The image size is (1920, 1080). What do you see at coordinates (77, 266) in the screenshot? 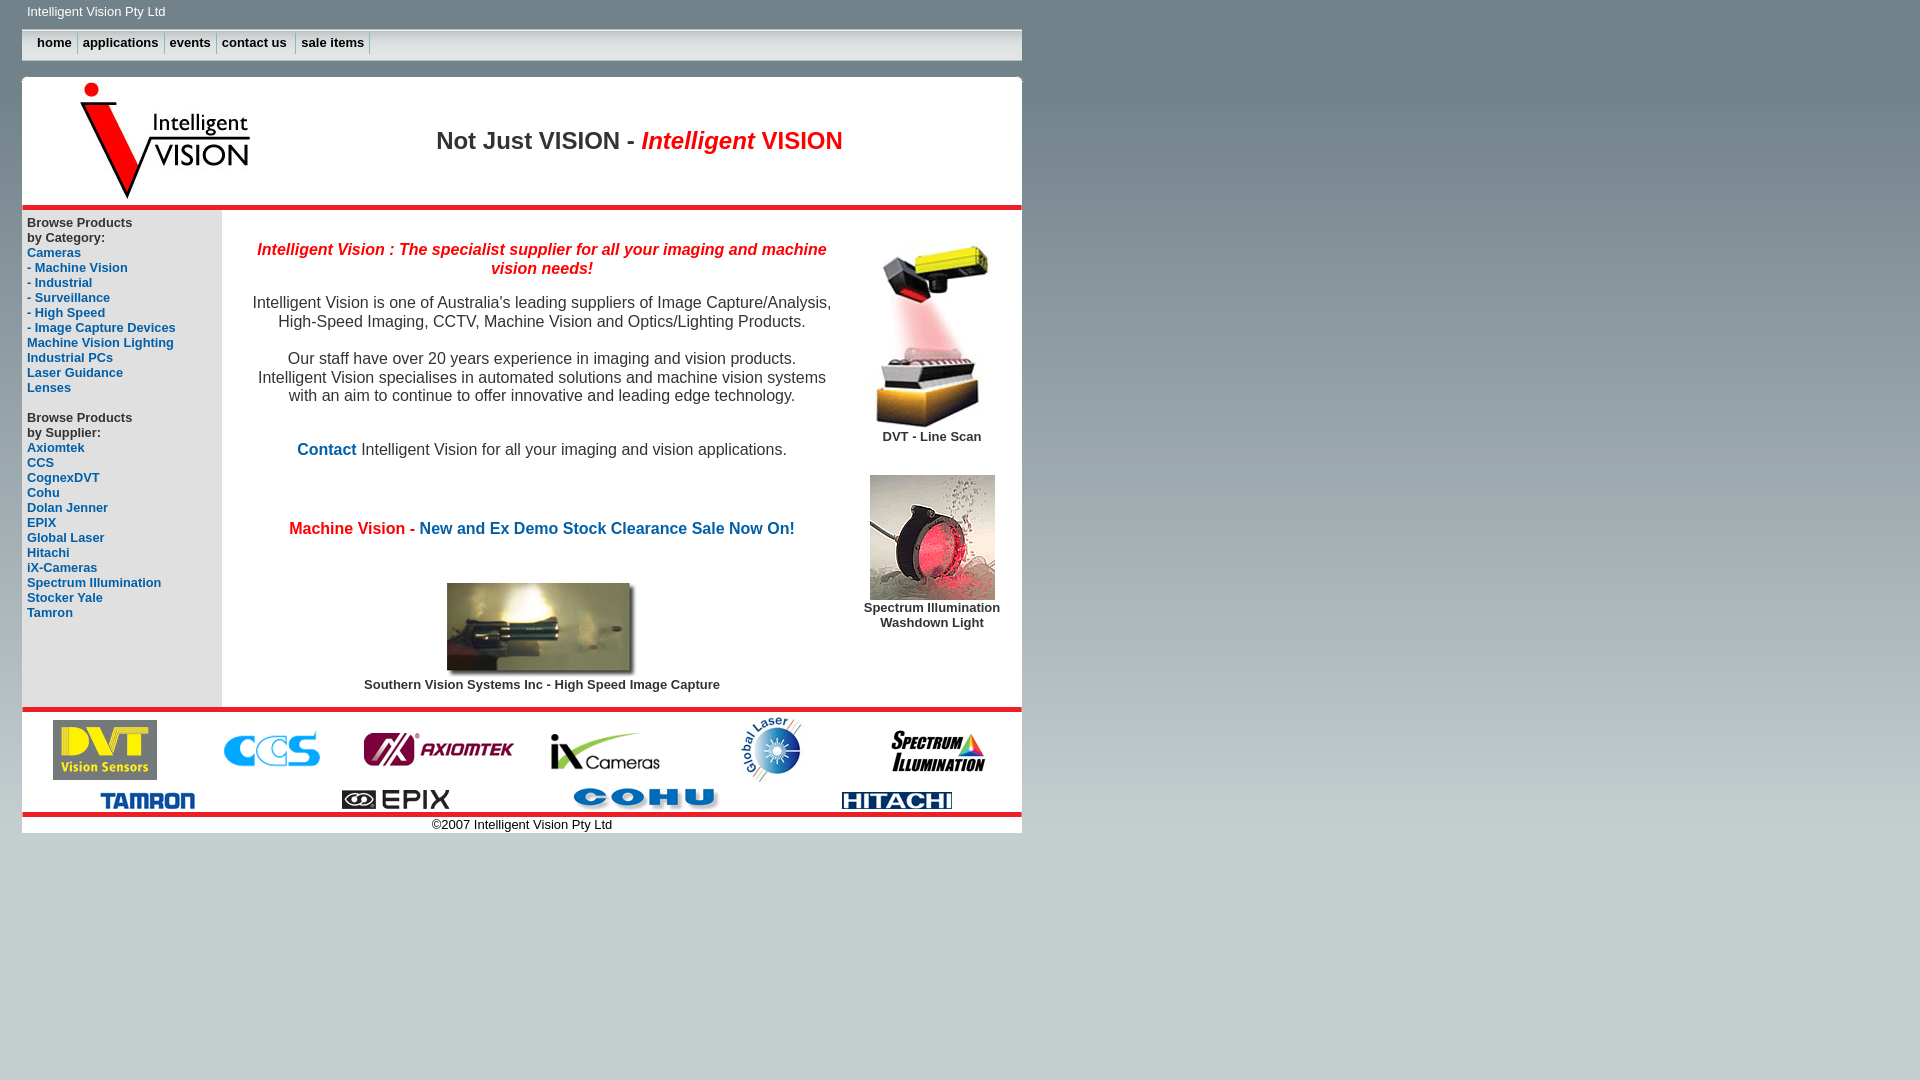
I see `'- Machine Vision'` at bounding box center [77, 266].